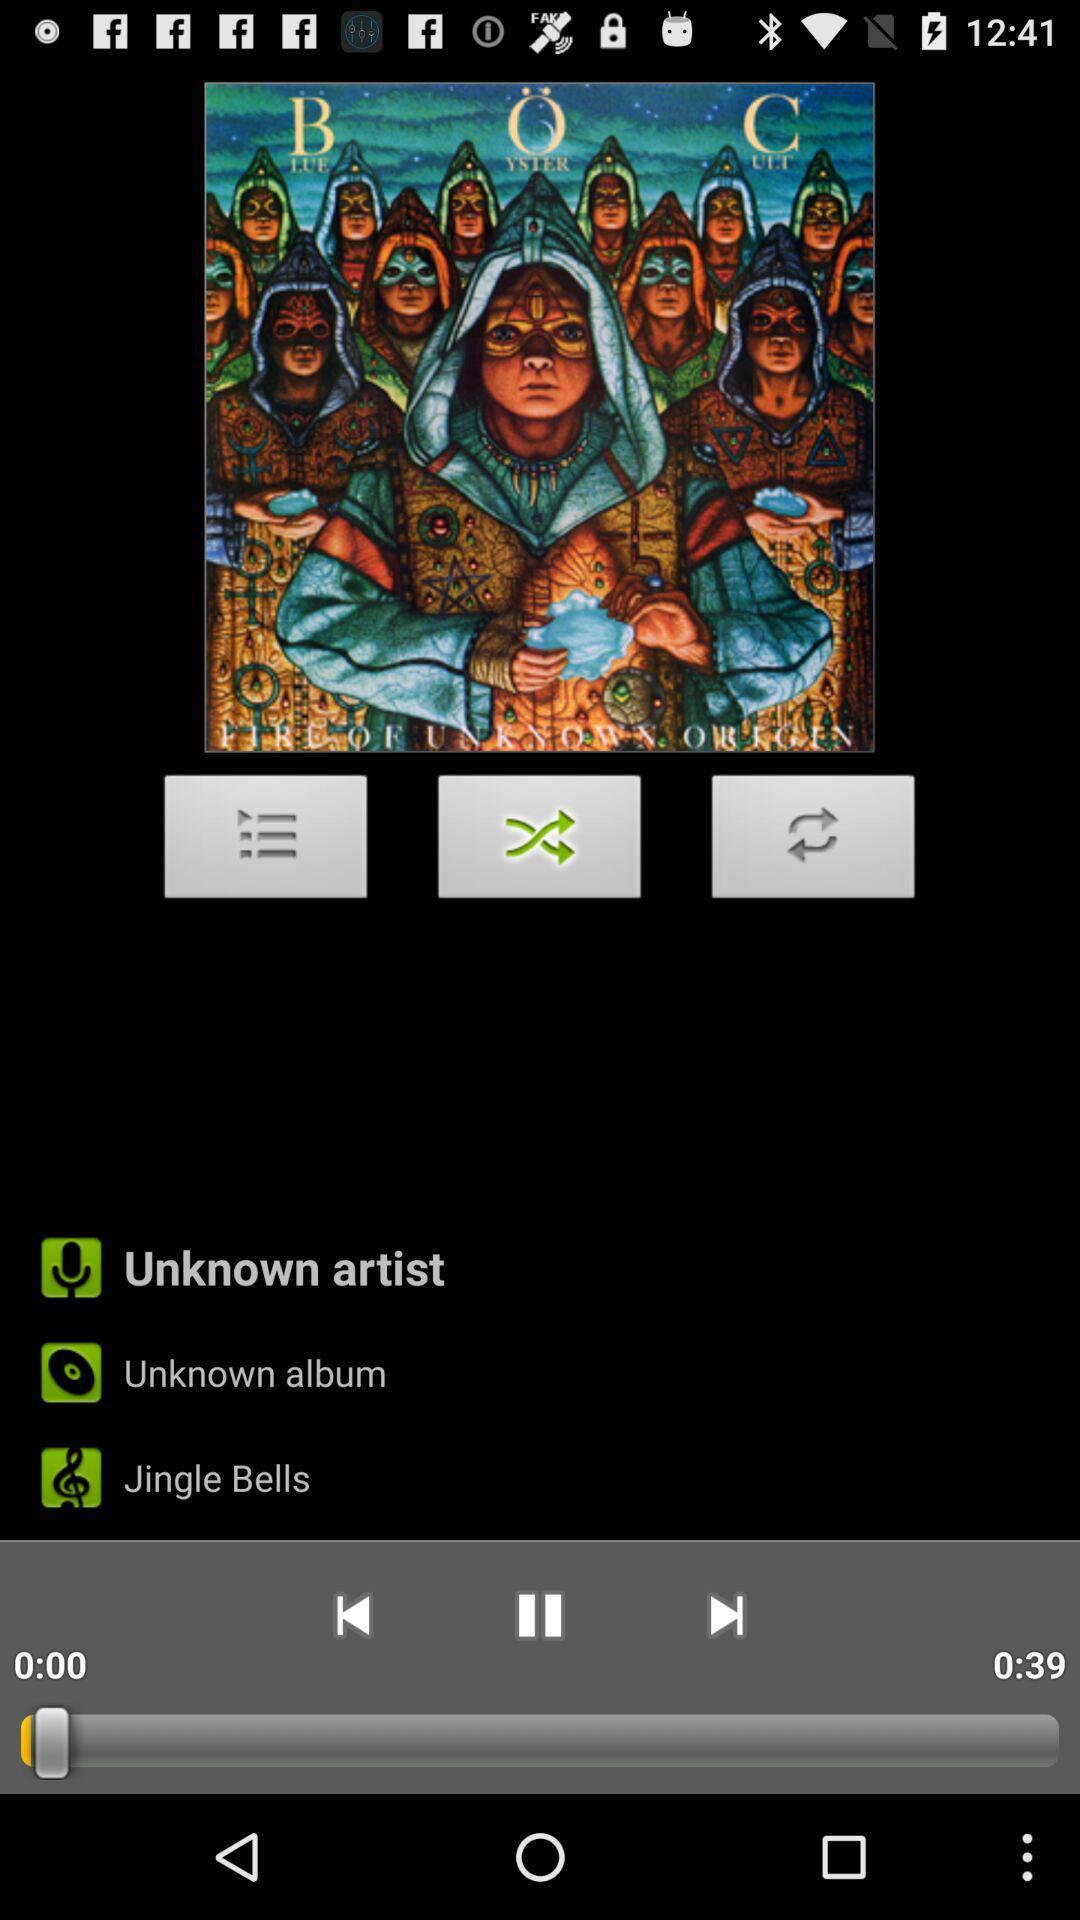 The width and height of the screenshot is (1080, 1920). What do you see at coordinates (351, 1727) in the screenshot?
I see `the skip_previous icon` at bounding box center [351, 1727].